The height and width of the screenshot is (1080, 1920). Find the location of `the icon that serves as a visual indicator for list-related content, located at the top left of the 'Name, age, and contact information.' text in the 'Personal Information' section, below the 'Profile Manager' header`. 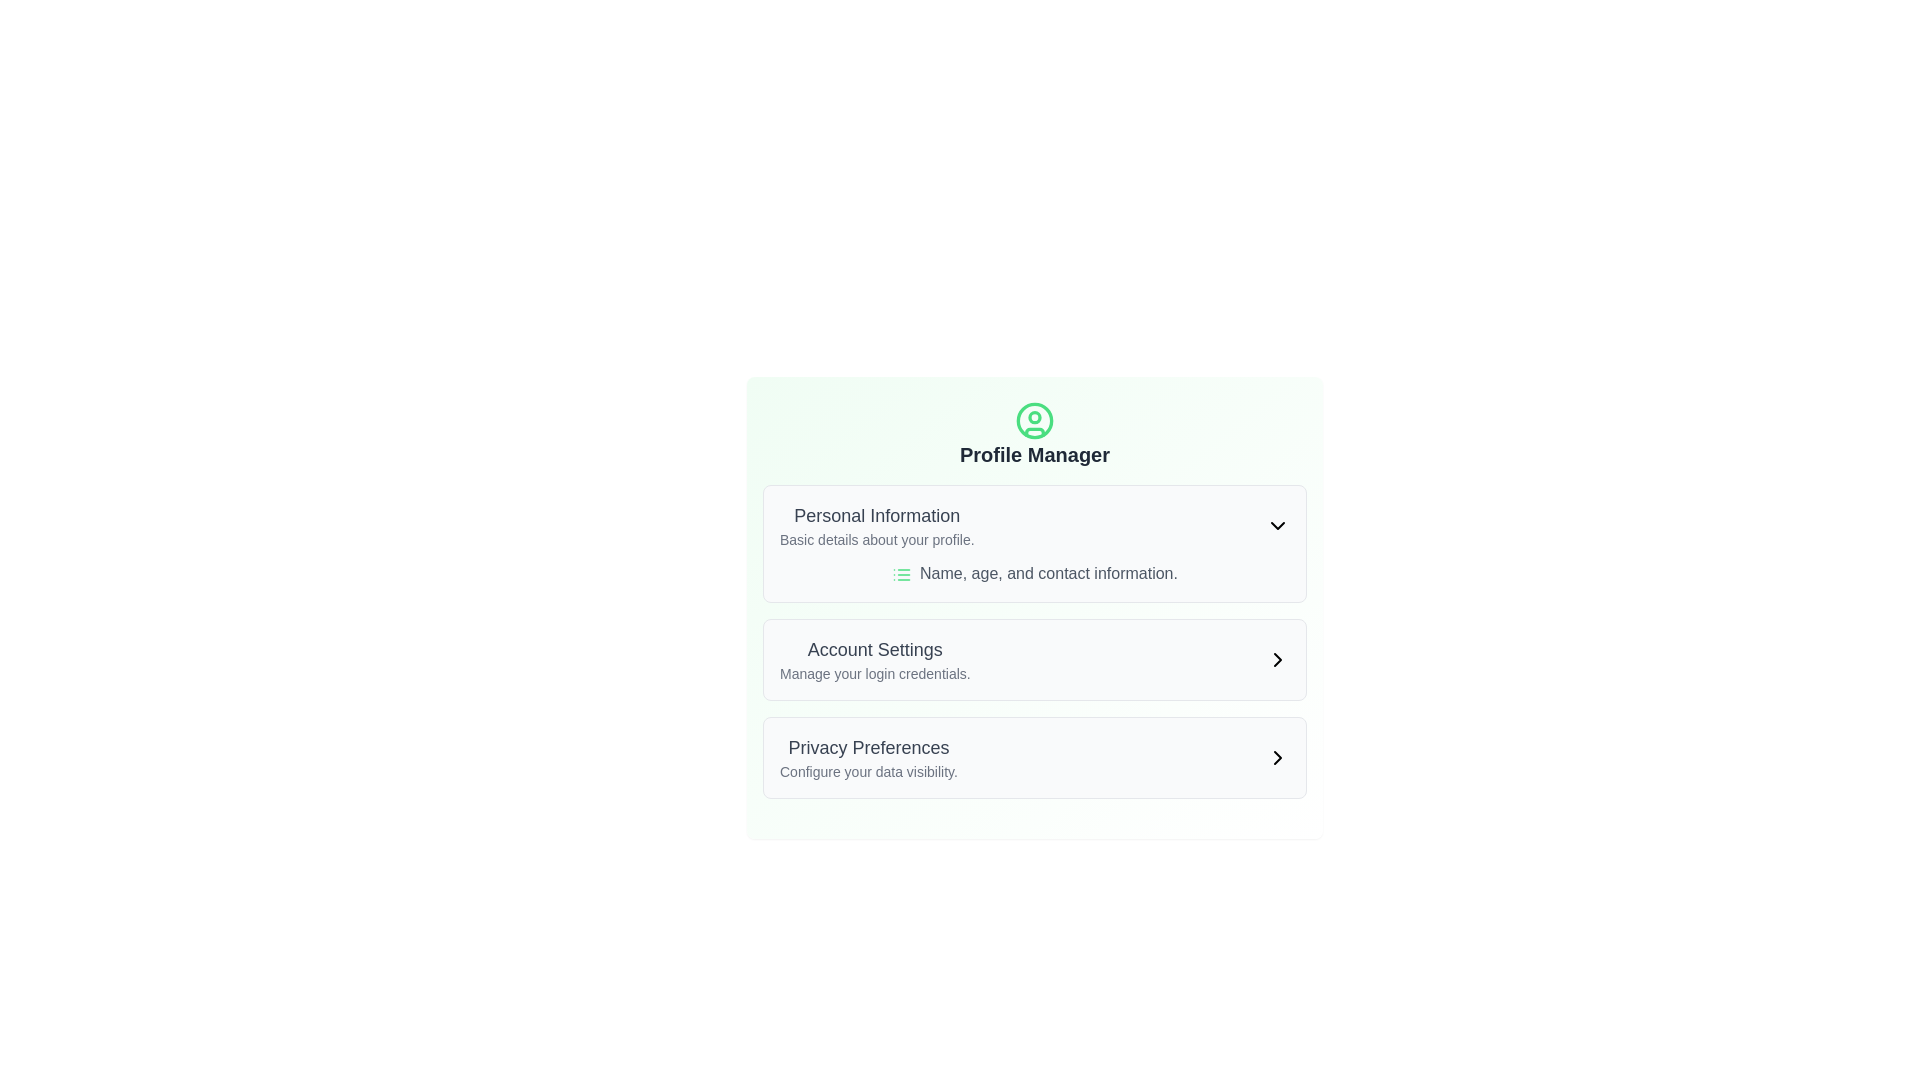

the icon that serves as a visual indicator for list-related content, located at the top left of the 'Name, age, and contact information.' text in the 'Personal Information' section, below the 'Profile Manager' header is located at coordinates (901, 574).